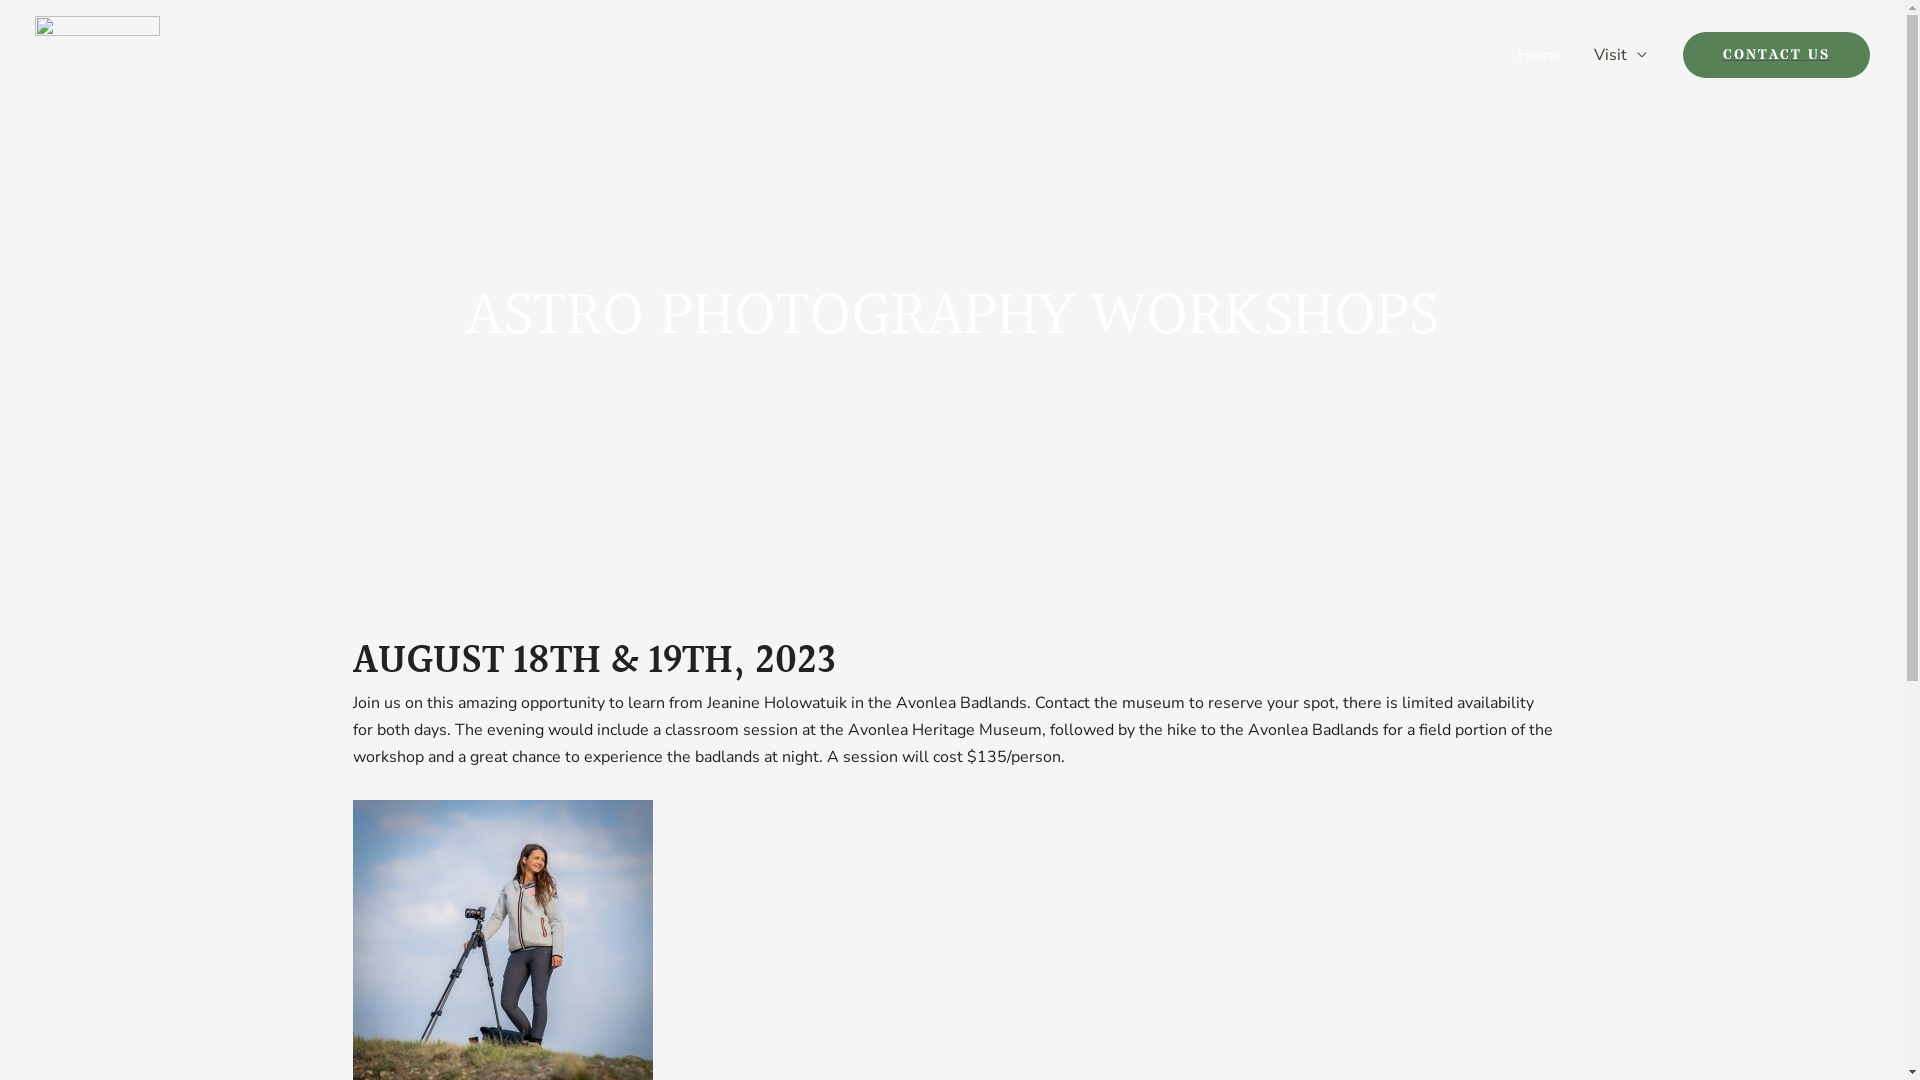 This screenshot has height=1080, width=1920. Describe the element at coordinates (1539, 53) in the screenshot. I see `'Home'` at that location.